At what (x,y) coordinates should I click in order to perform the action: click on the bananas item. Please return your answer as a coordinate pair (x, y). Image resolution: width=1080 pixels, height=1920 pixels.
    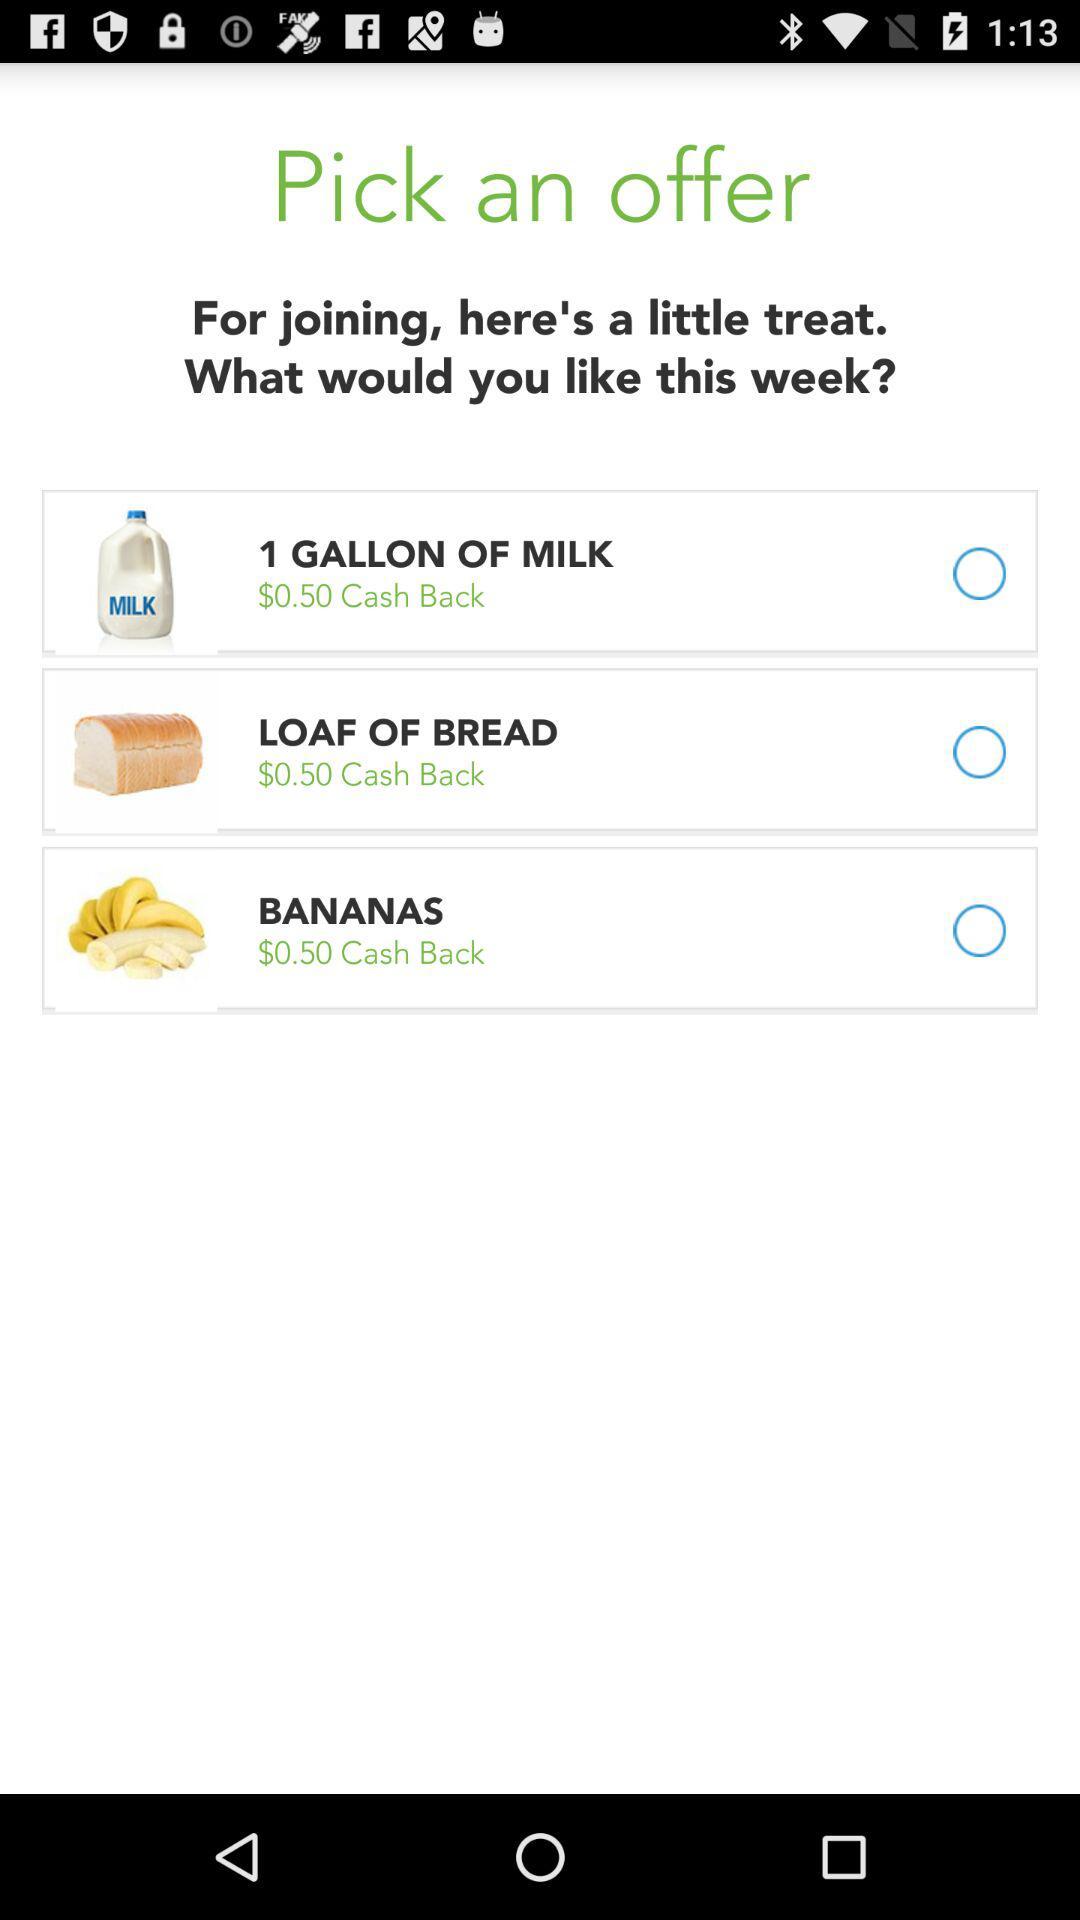
    Looking at the image, I should click on (350, 910).